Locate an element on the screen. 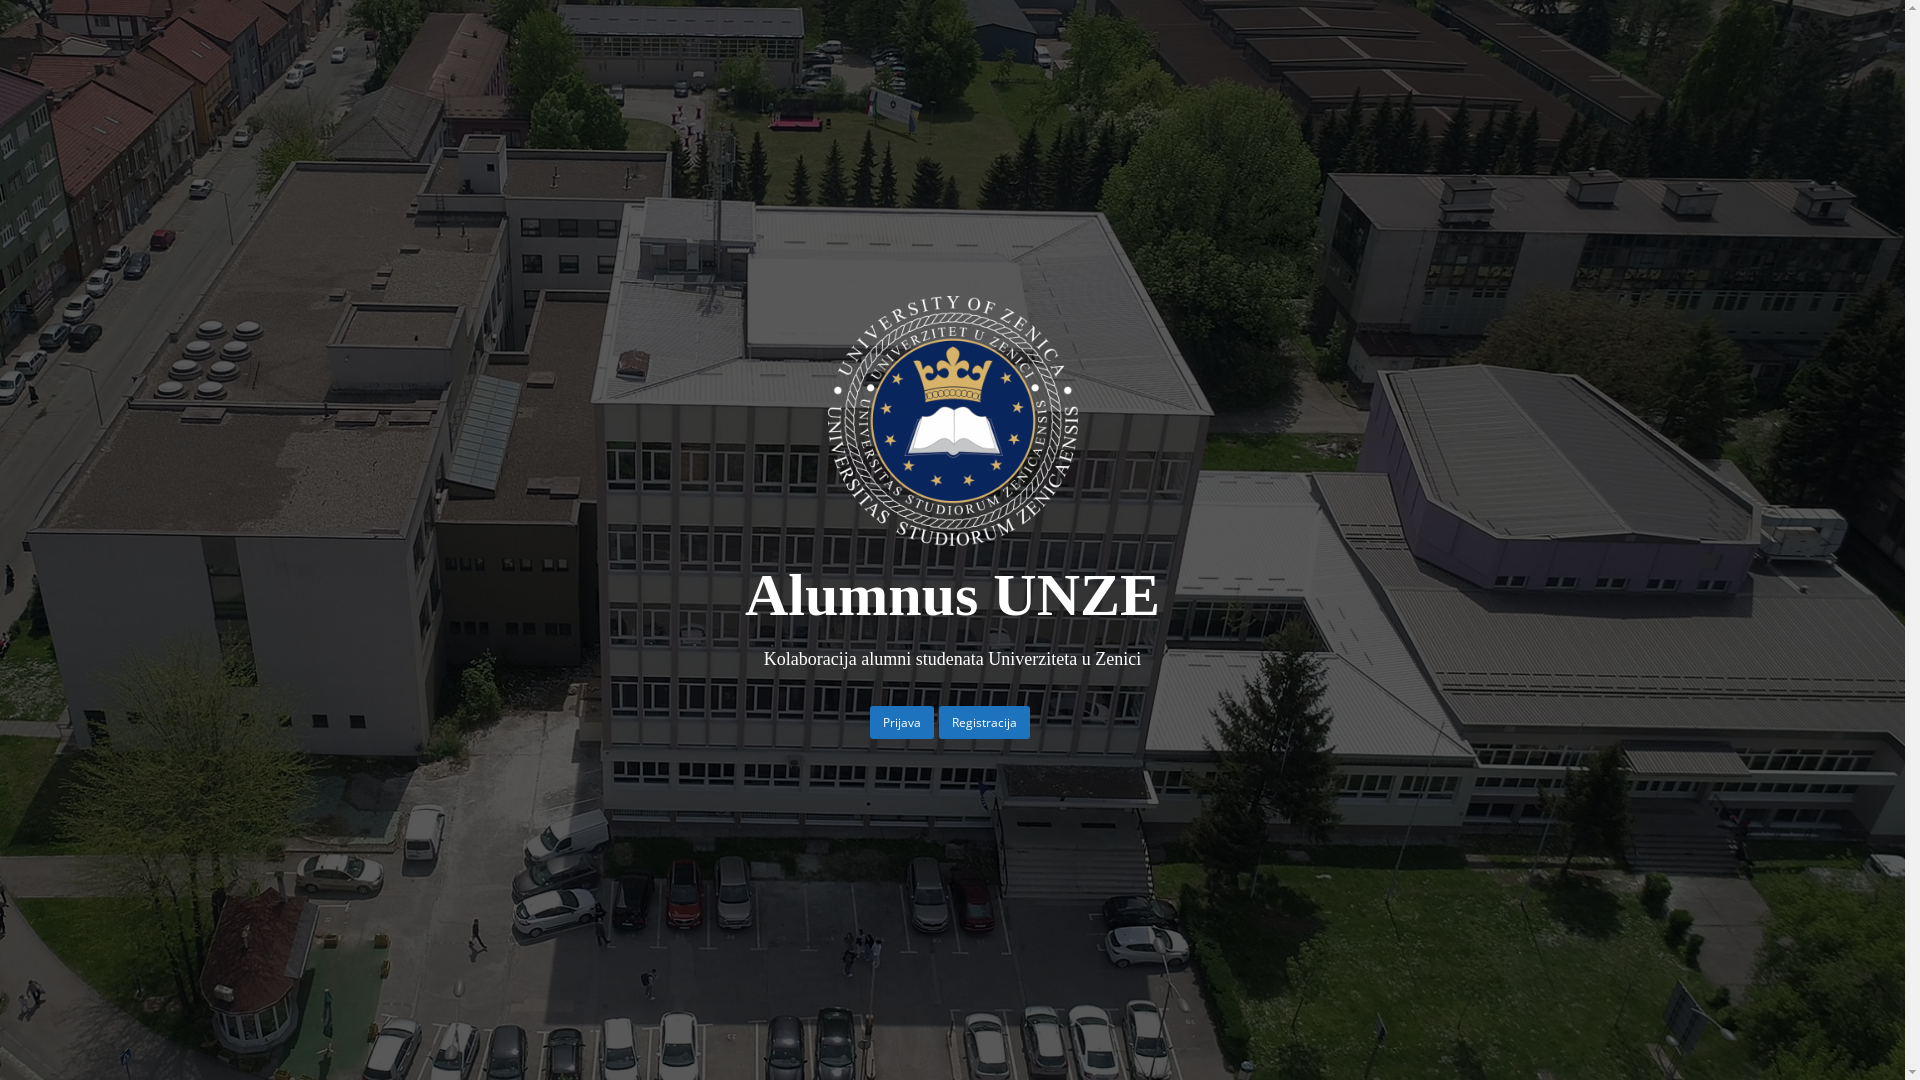  'Prijava' is located at coordinates (869, 722).